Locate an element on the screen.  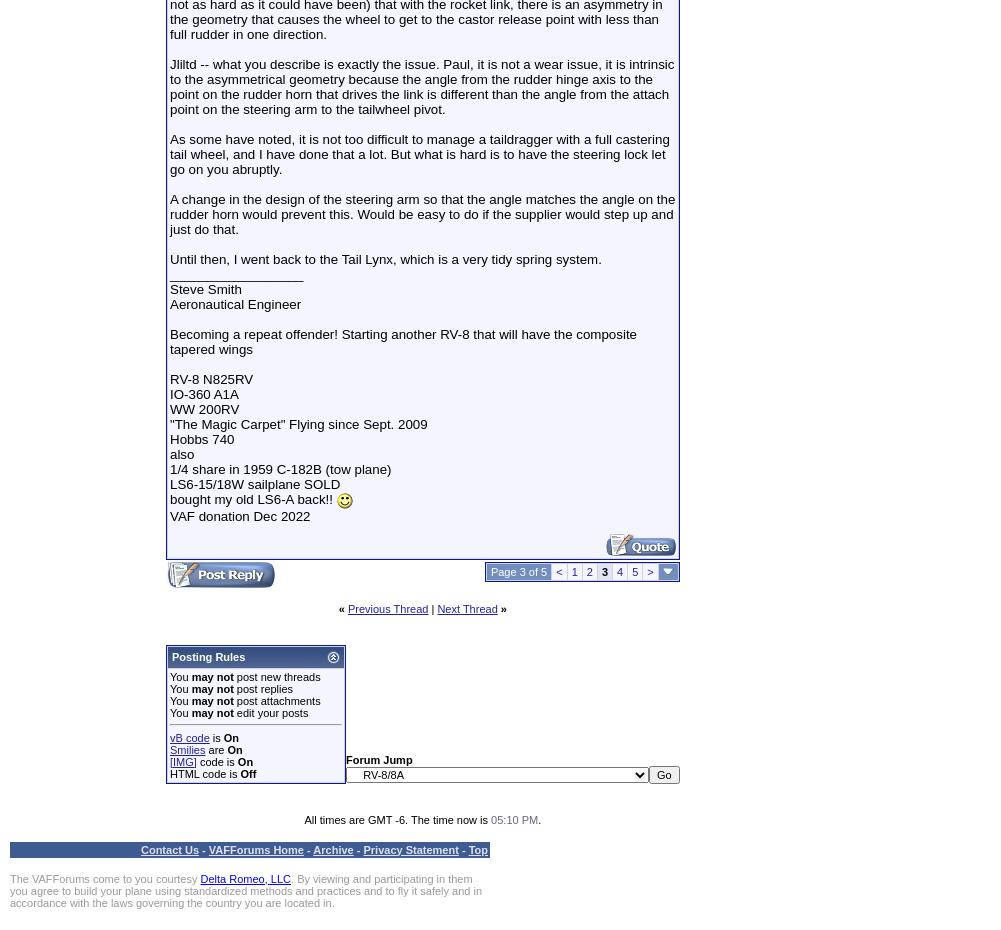
'vB code' is located at coordinates (189, 737).